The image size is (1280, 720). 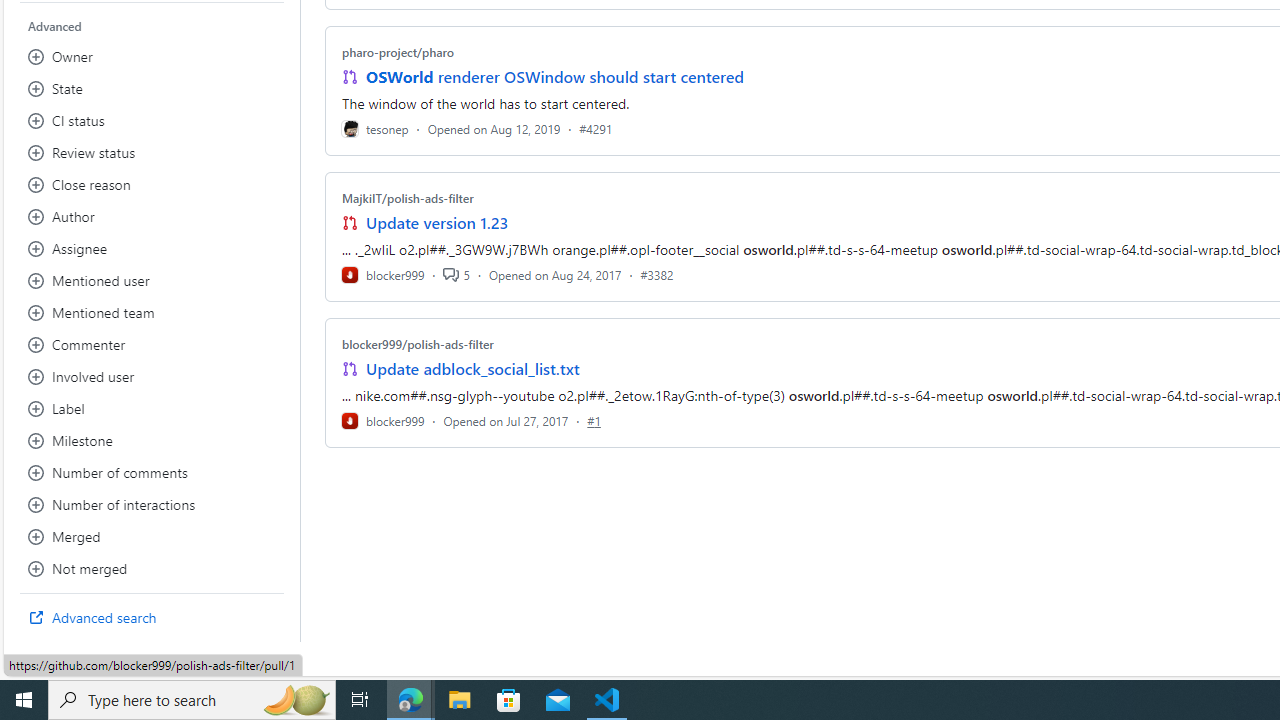 I want to click on 'Advanced search', so click(x=151, y=617).